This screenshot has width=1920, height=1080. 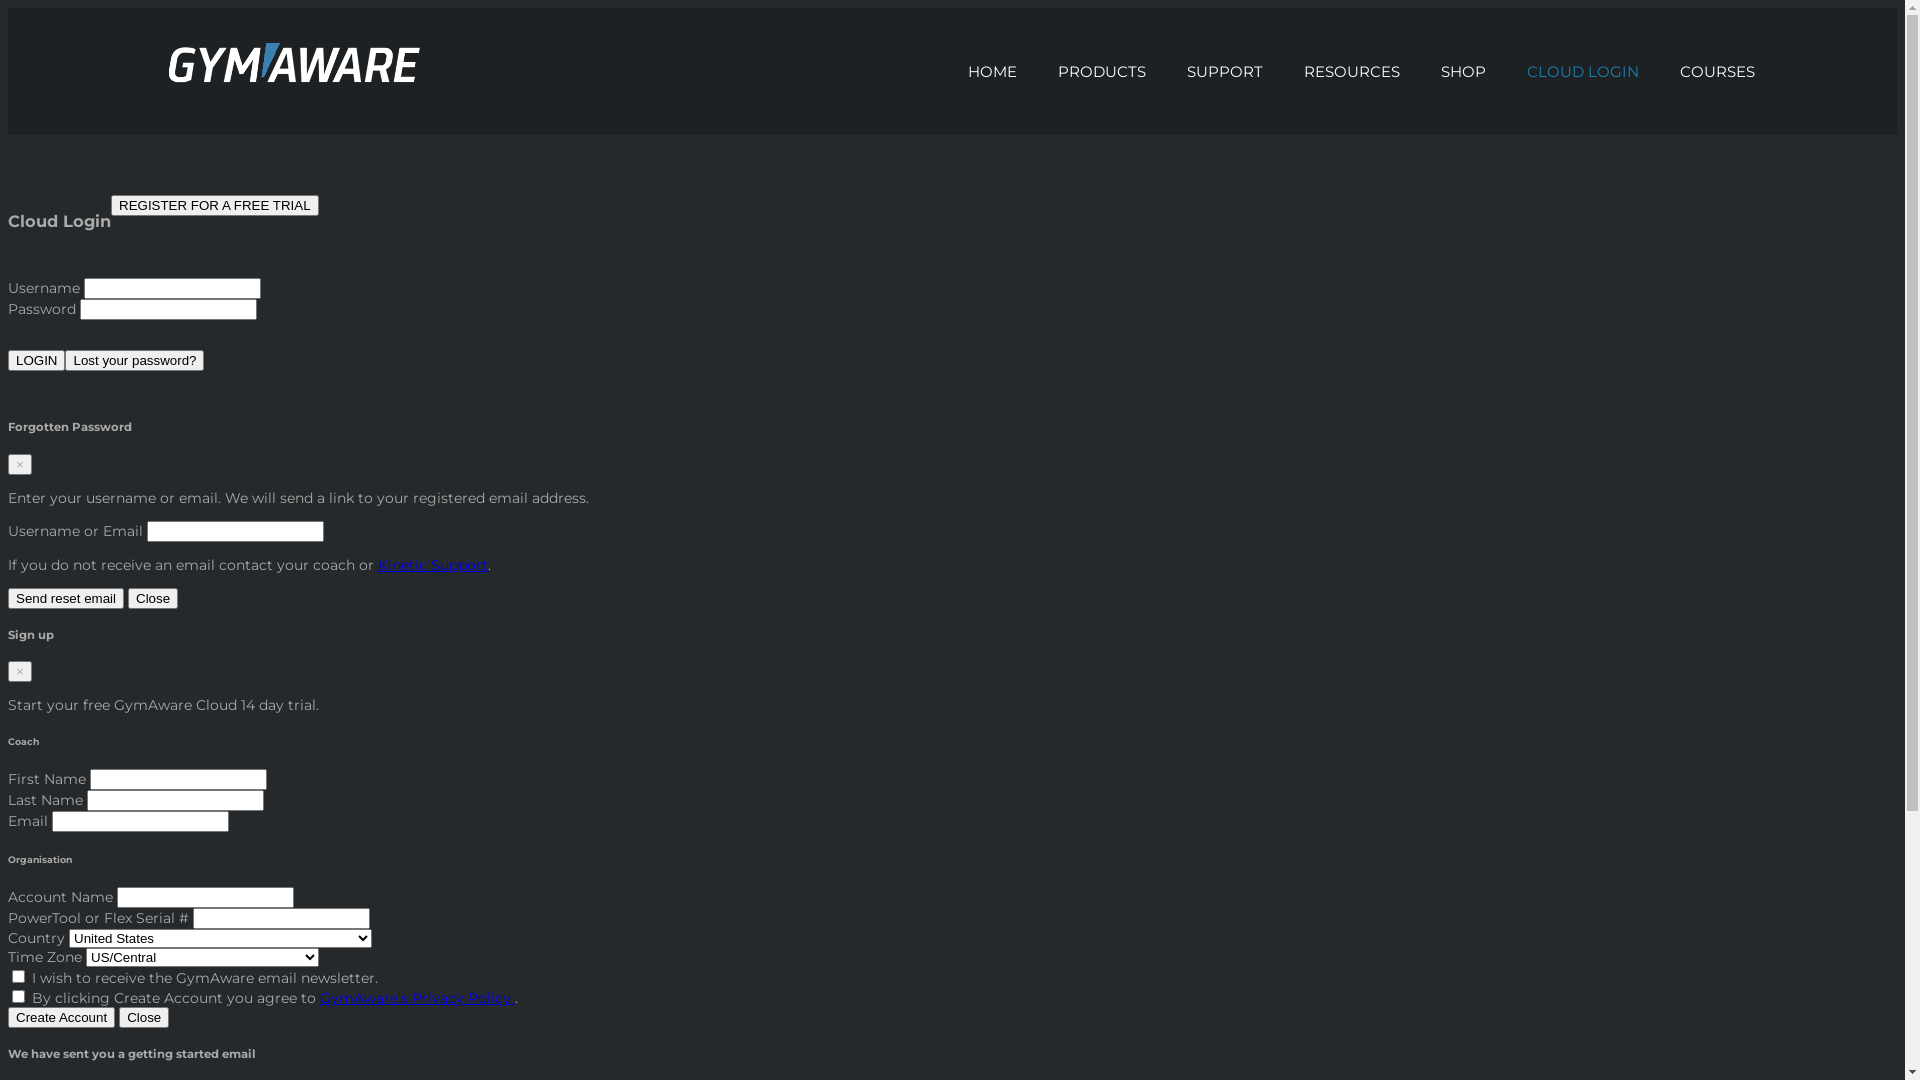 What do you see at coordinates (1507, 70) in the screenshot?
I see `'CLOUD LOGIN'` at bounding box center [1507, 70].